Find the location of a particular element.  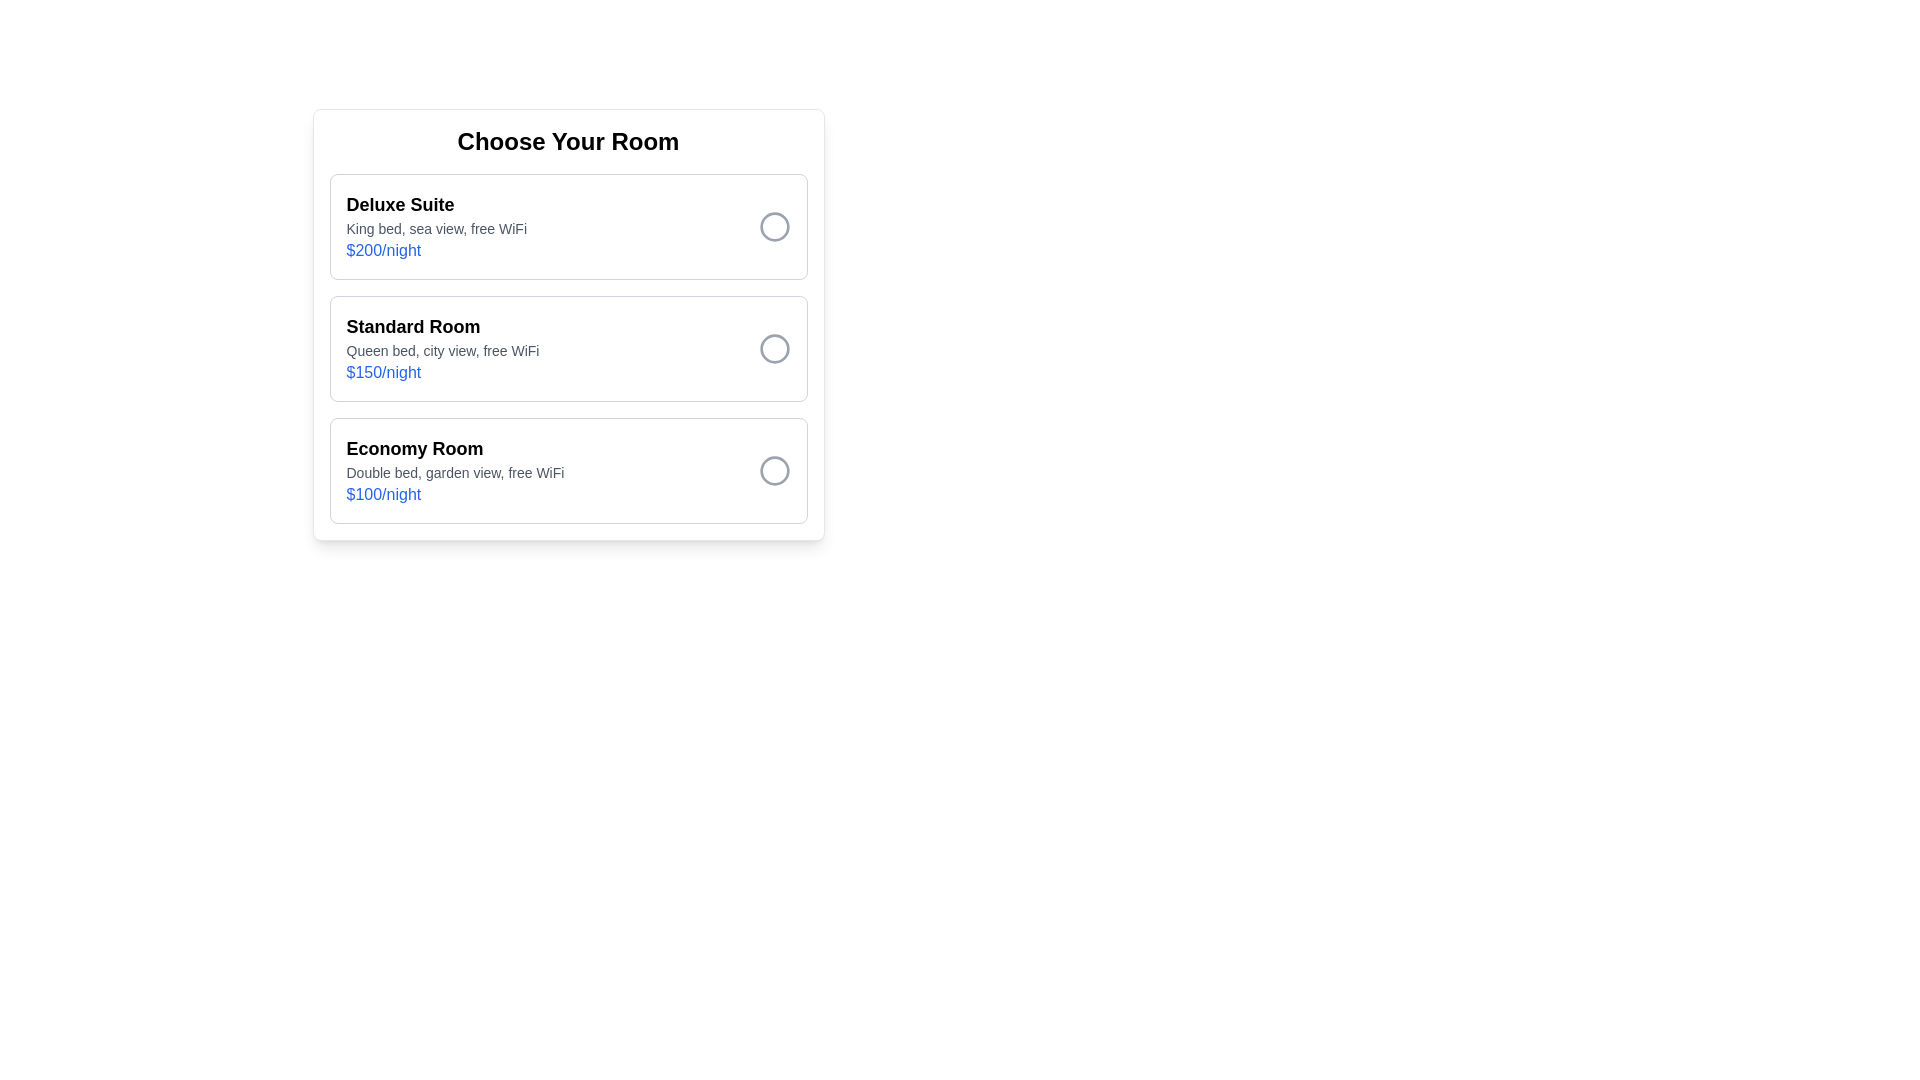

the third entry in the vertically stacked list of room options, which displays details for user selection is located at coordinates (454, 470).